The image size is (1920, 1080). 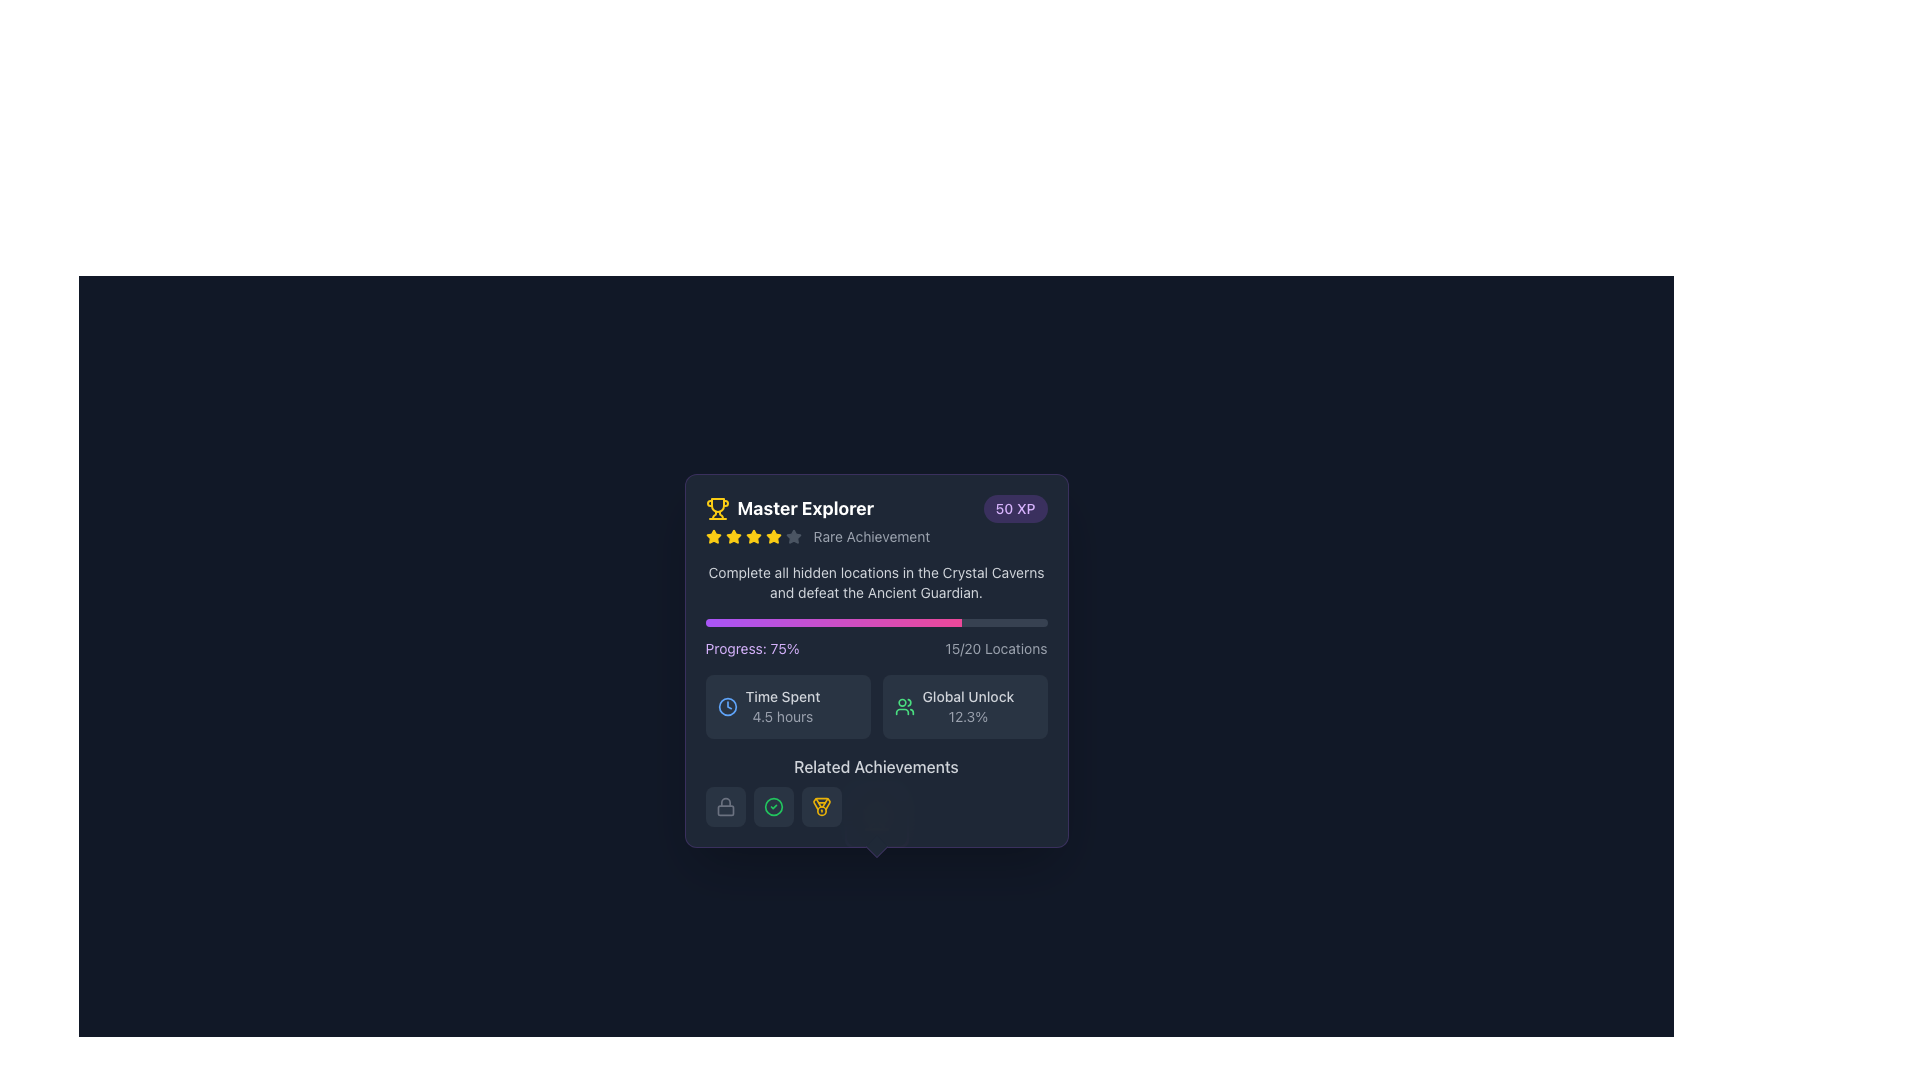 I want to click on the circular icon with a green border and a checkmark inside, located in the 'Related Achievements' section of the card interface, so click(x=772, y=805).